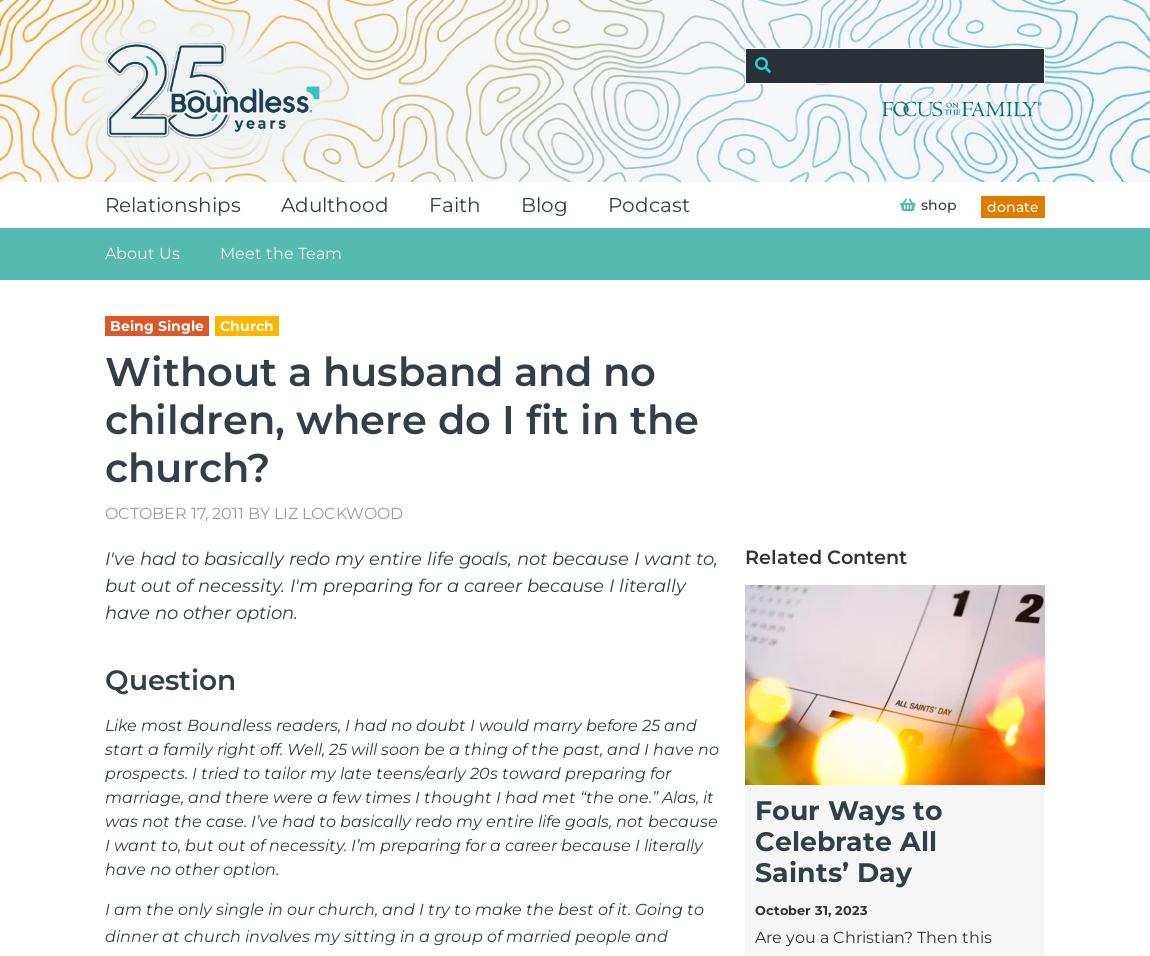 Image resolution: width=1150 pixels, height=956 pixels. I want to click on 'October 17, 2011', so click(103, 512).